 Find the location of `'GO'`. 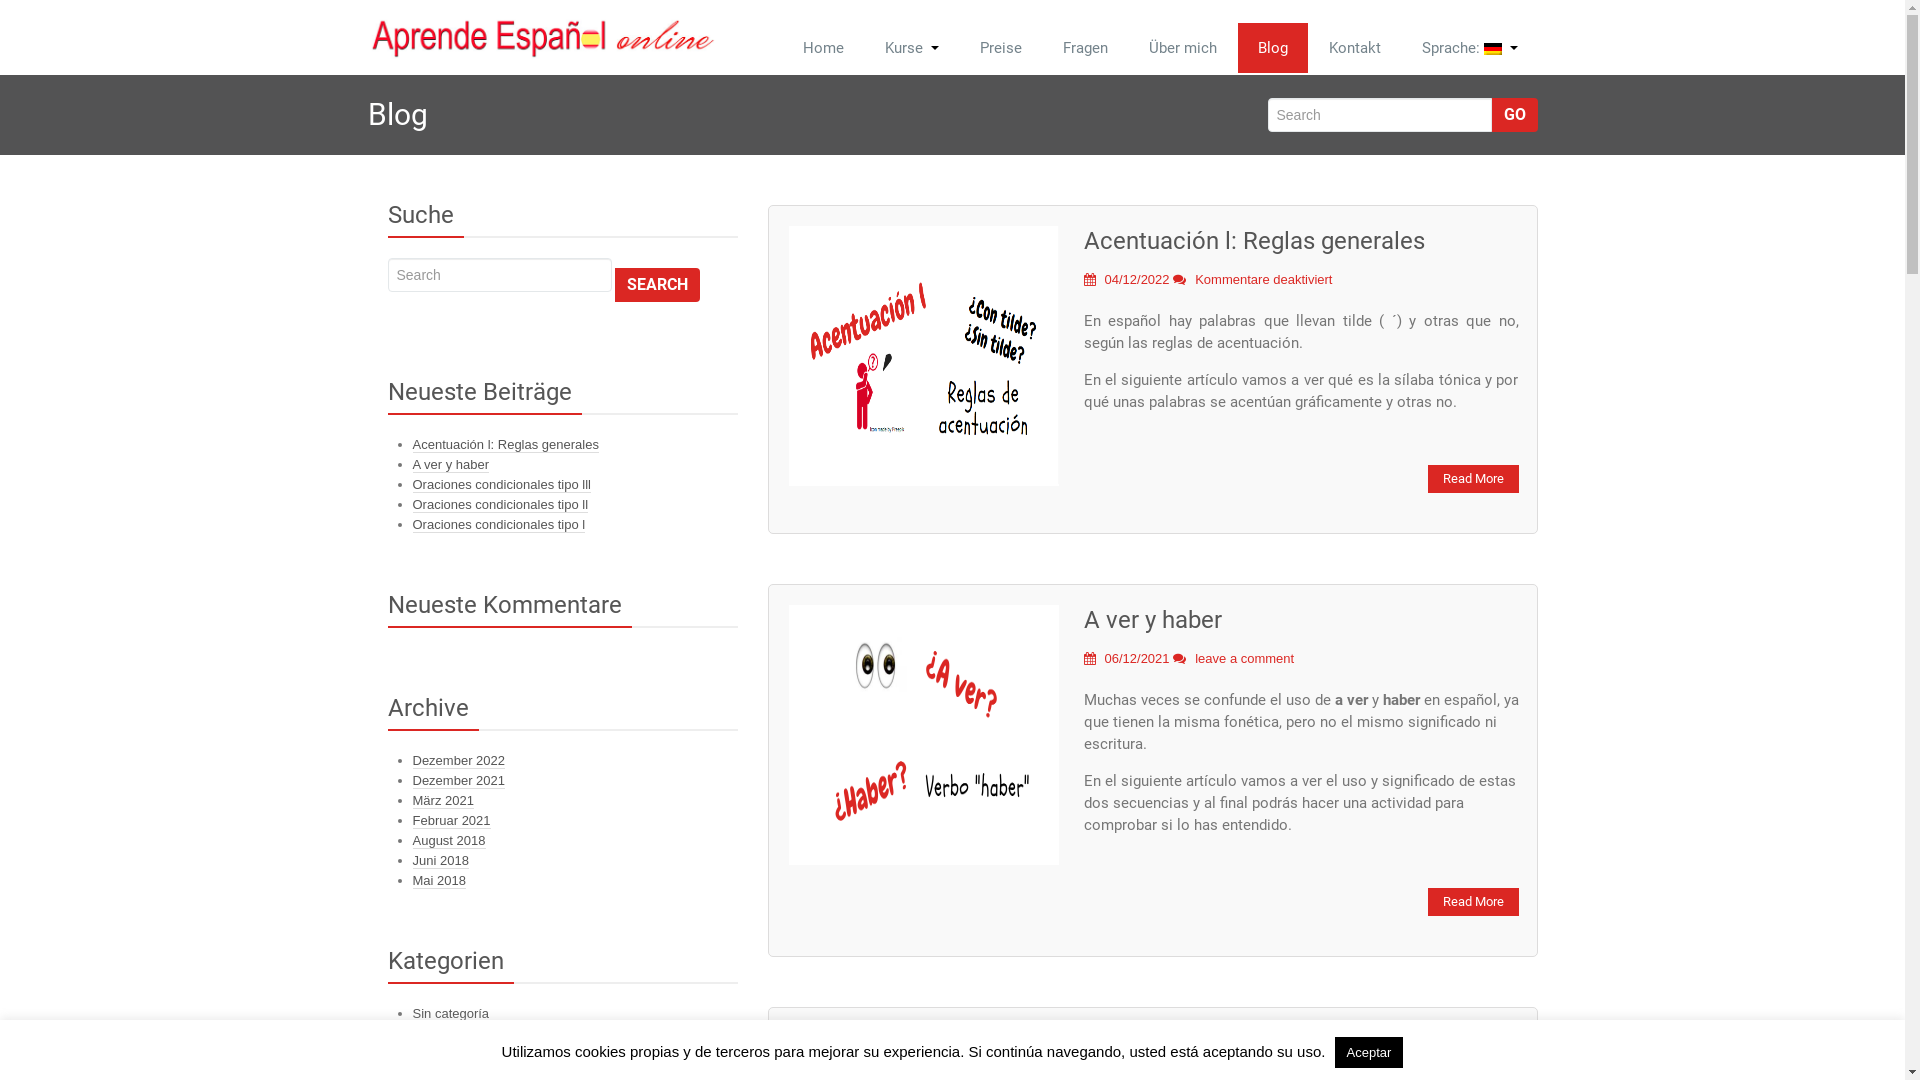

'GO' is located at coordinates (1492, 115).